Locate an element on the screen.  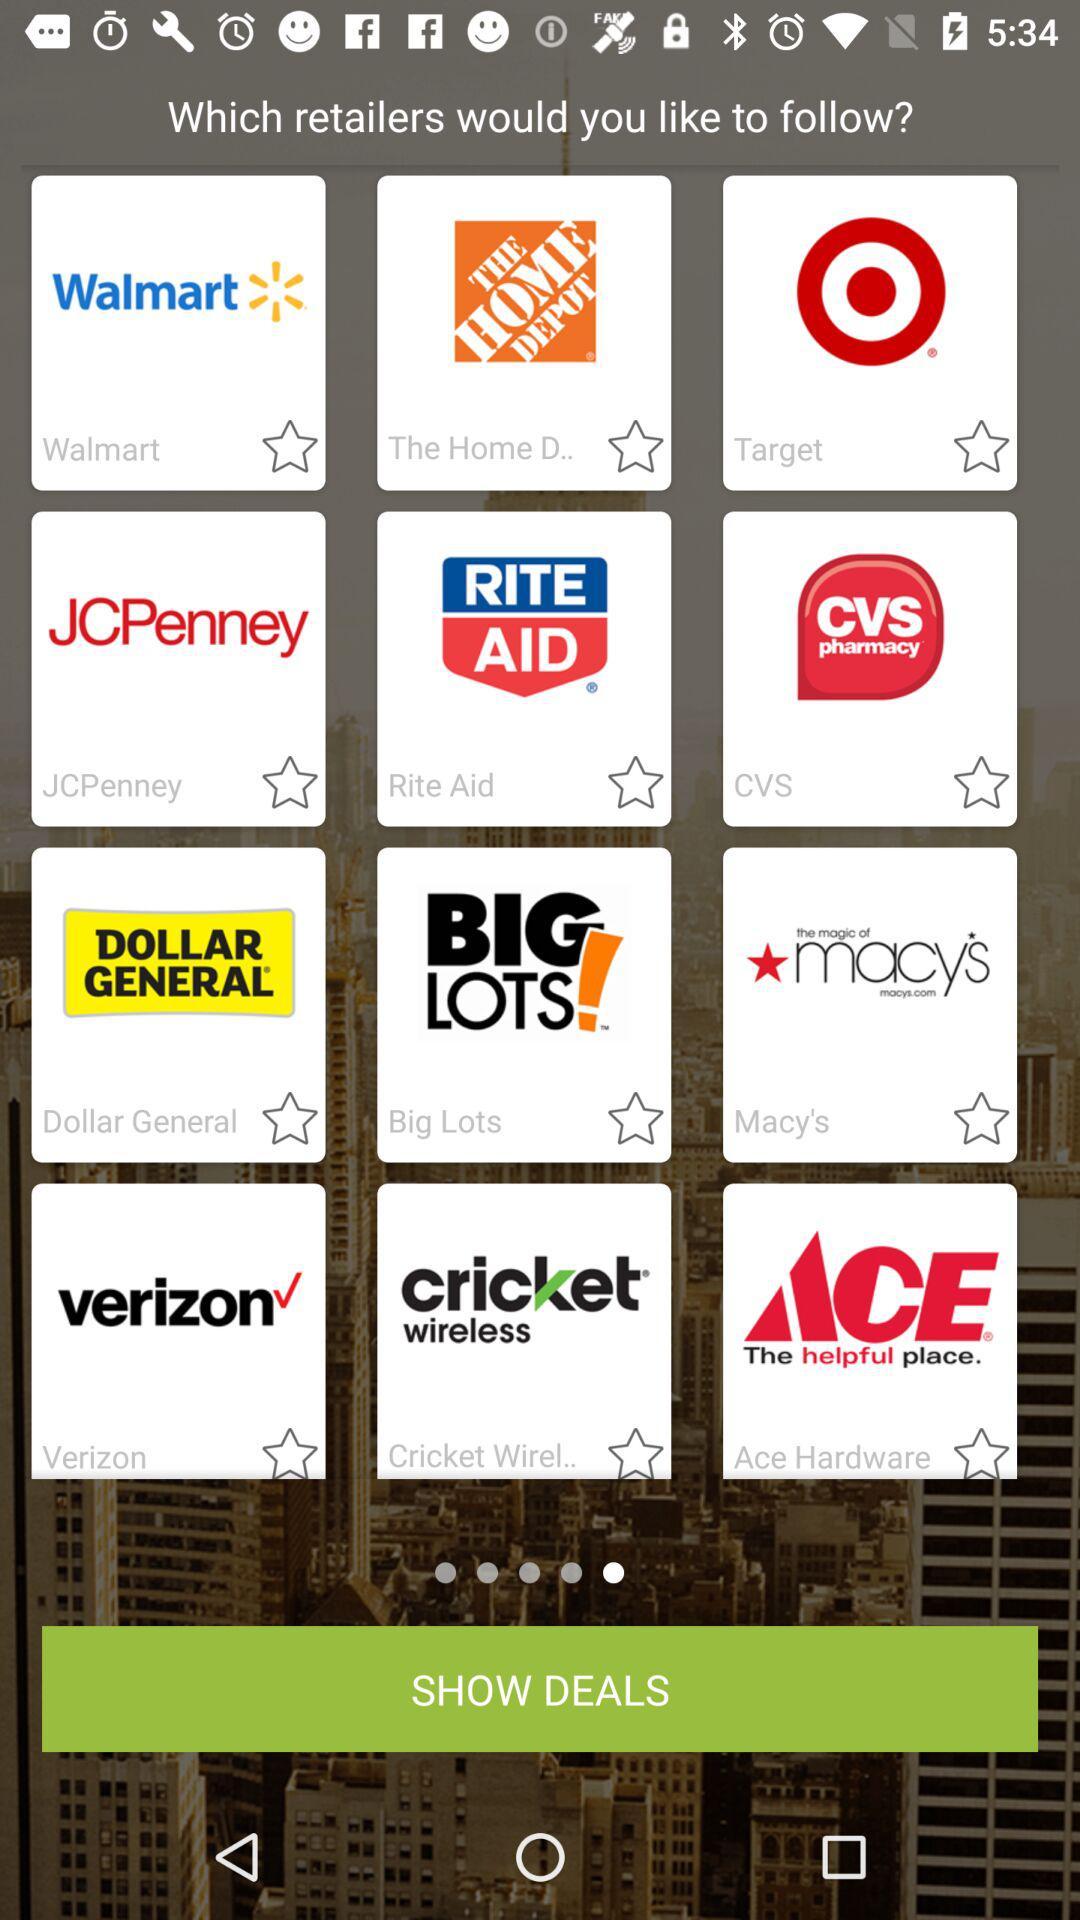
follow this retailer is located at coordinates (278, 783).